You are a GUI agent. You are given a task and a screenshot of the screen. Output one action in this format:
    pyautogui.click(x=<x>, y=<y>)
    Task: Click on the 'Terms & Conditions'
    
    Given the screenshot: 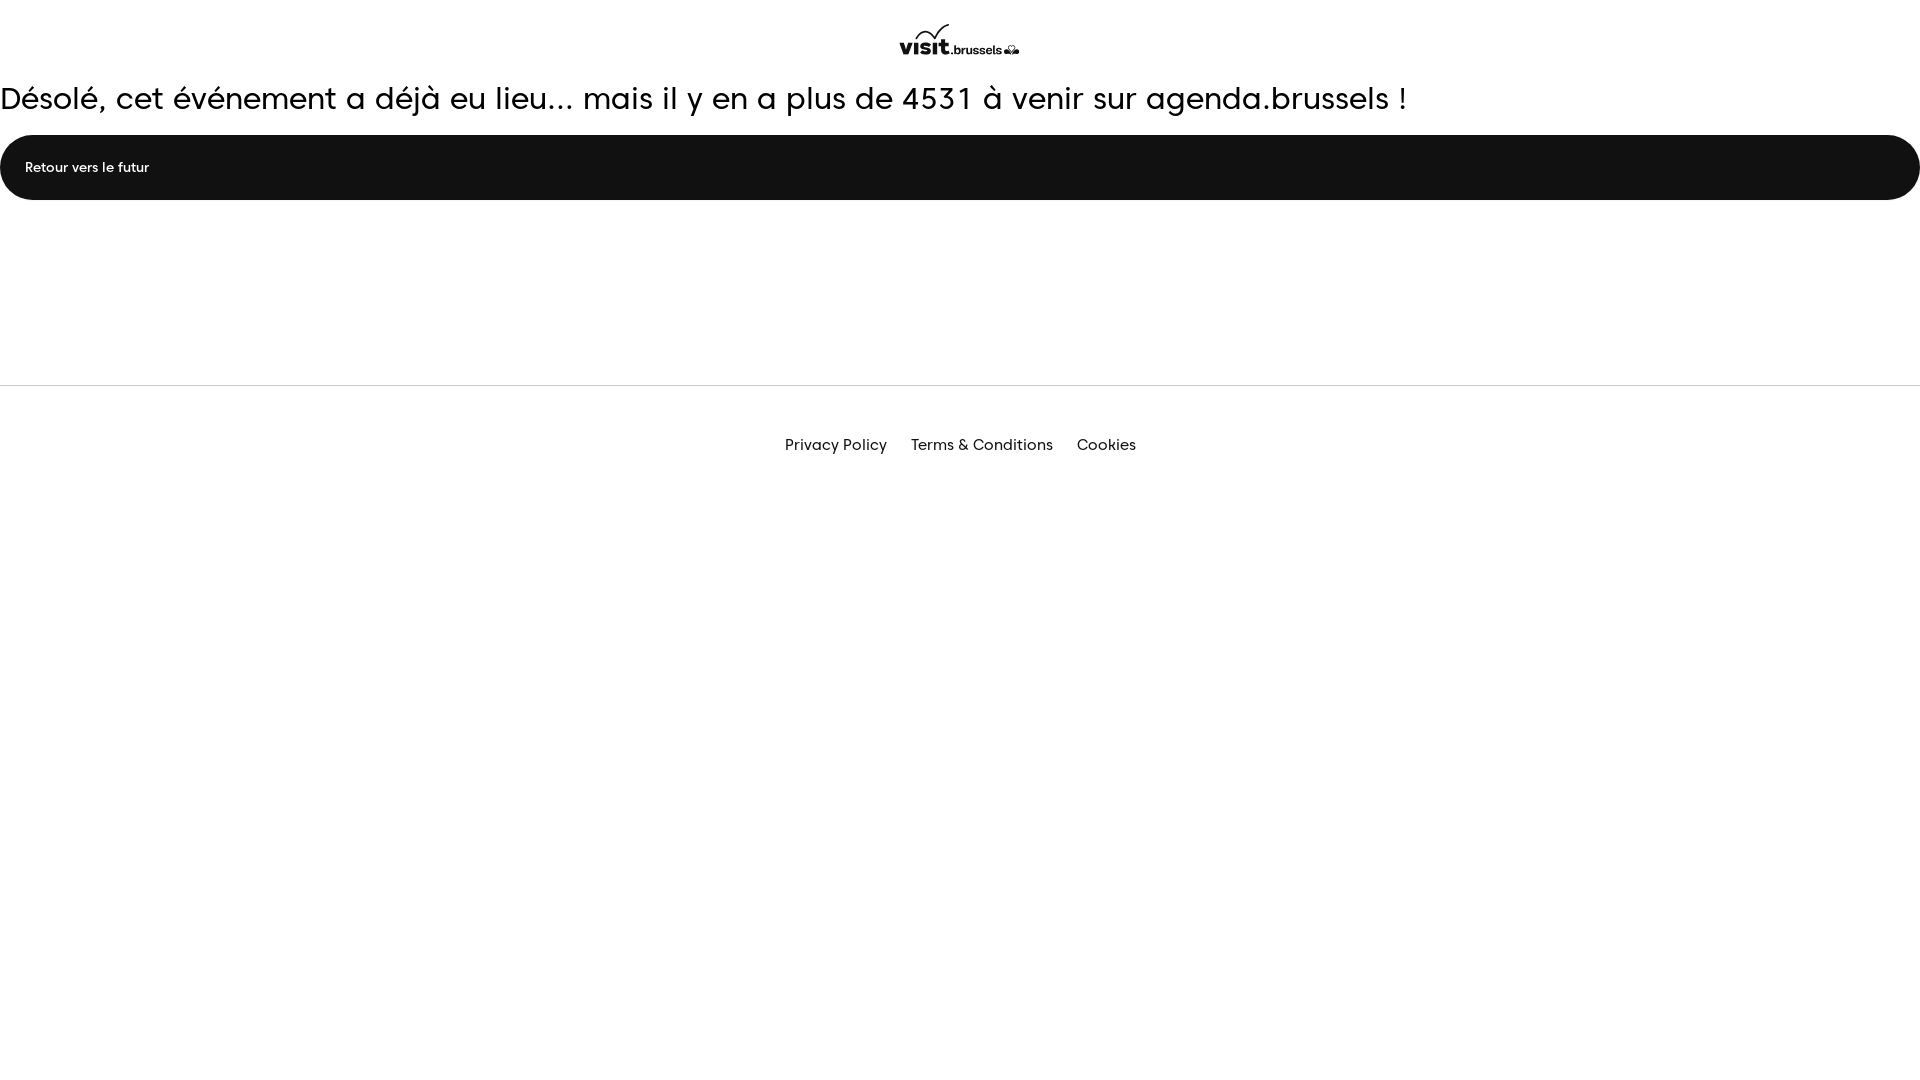 What is the action you would take?
    pyautogui.click(x=980, y=444)
    